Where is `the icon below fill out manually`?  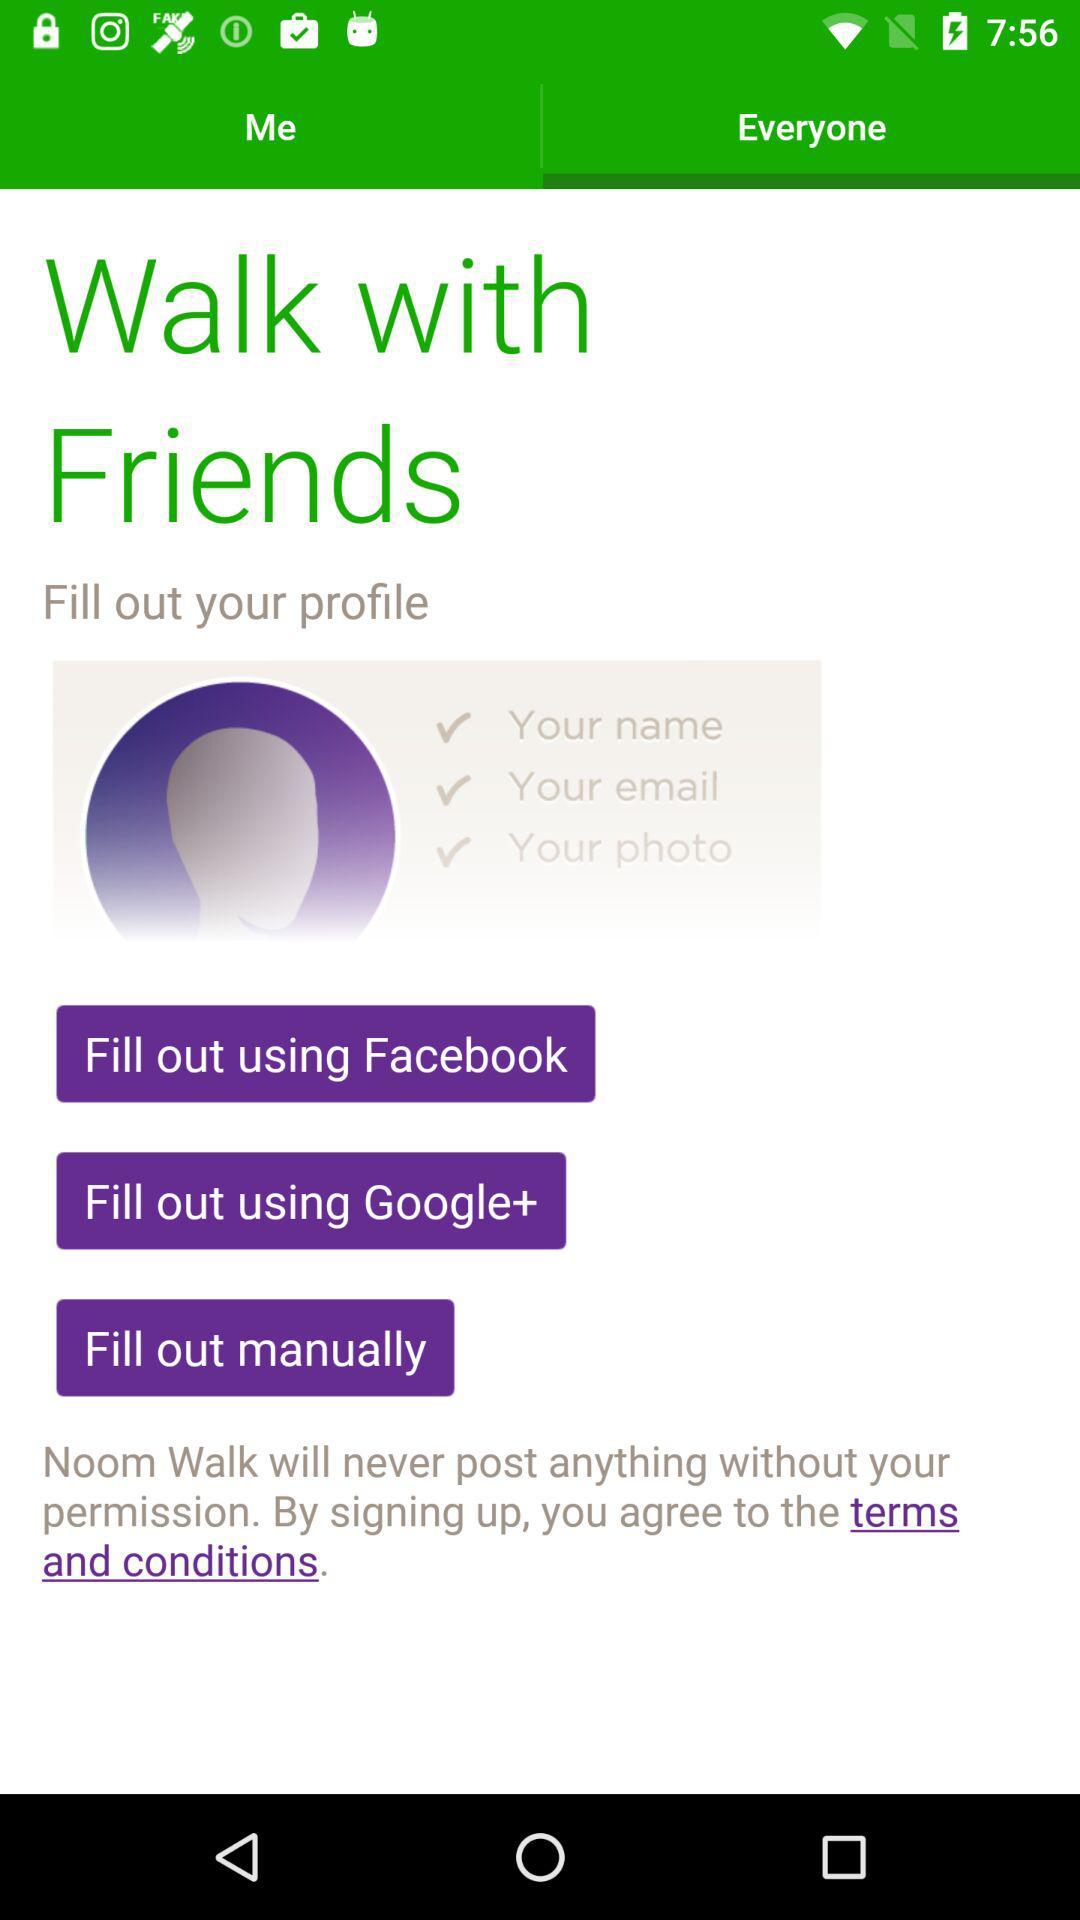
the icon below fill out manually is located at coordinates (540, 1509).